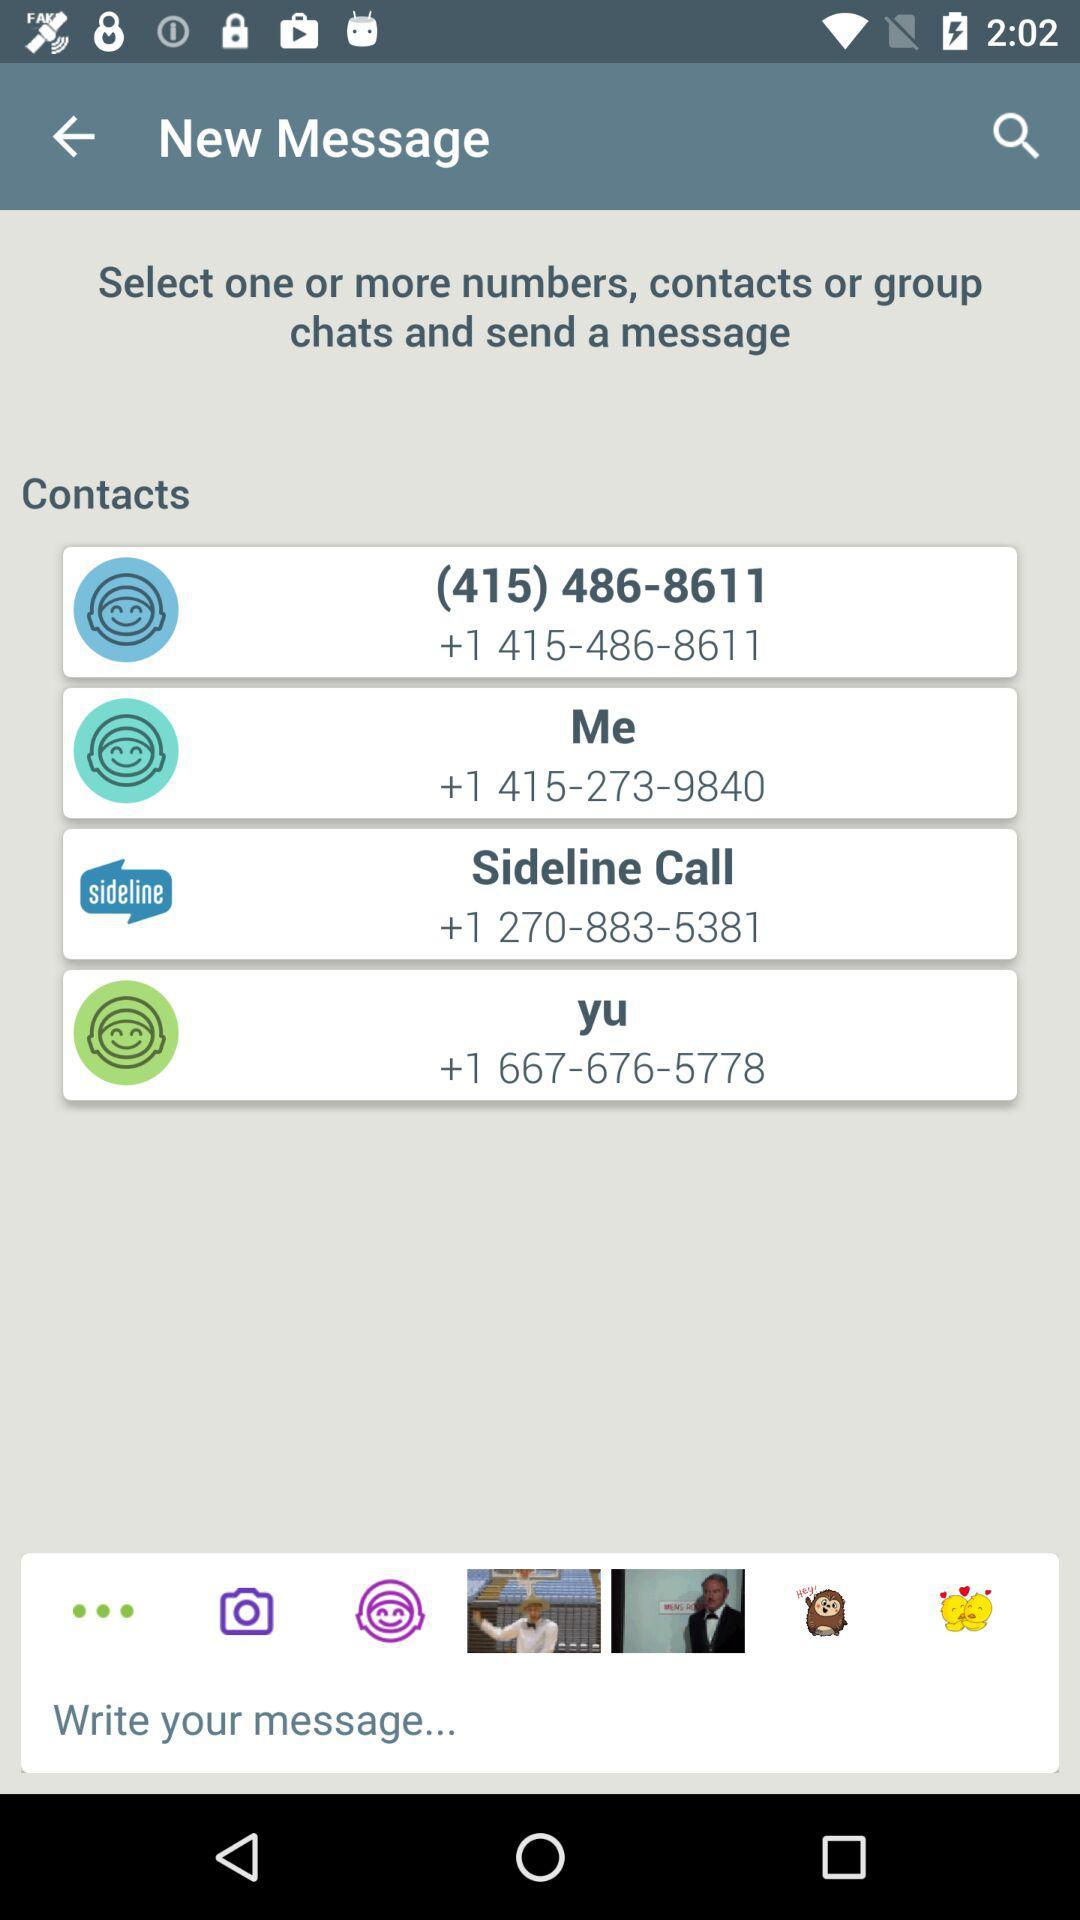 This screenshot has width=1080, height=1920. What do you see at coordinates (1017, 135) in the screenshot?
I see `item to the right of the new message item` at bounding box center [1017, 135].